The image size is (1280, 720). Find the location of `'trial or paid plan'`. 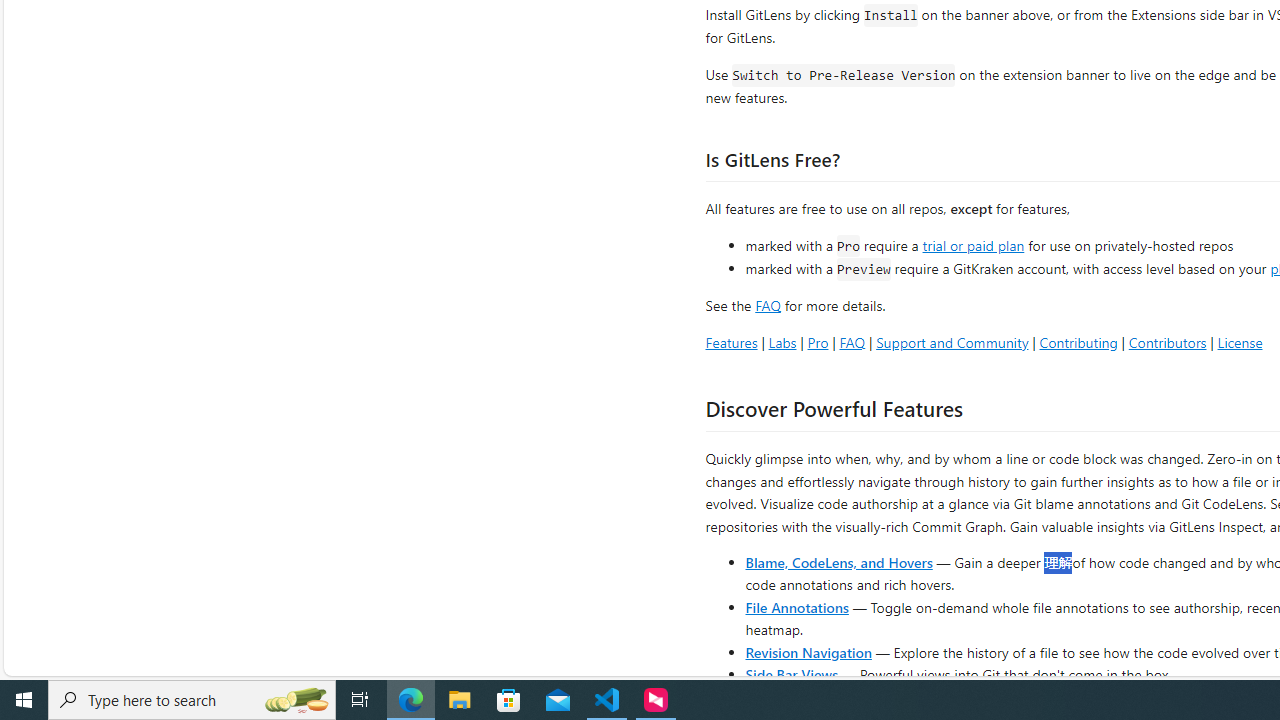

'trial or paid plan' is located at coordinates (973, 243).